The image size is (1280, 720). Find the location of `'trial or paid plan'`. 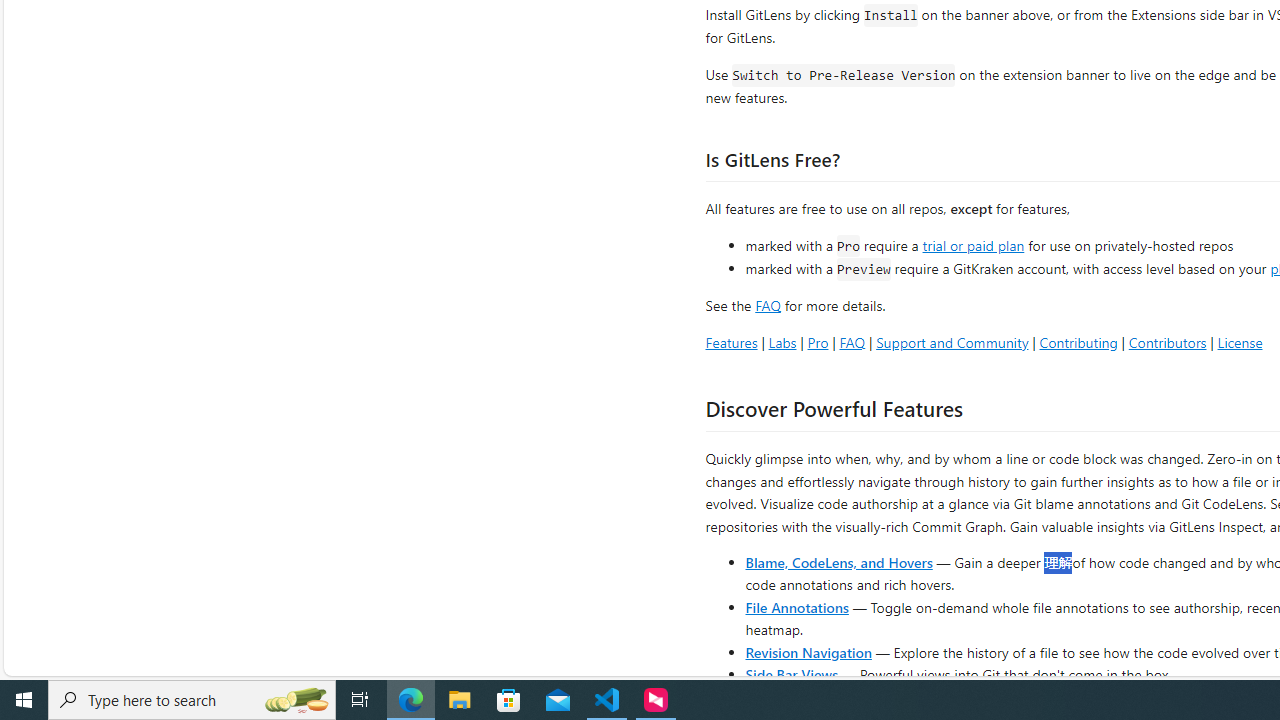

'trial or paid plan' is located at coordinates (973, 243).